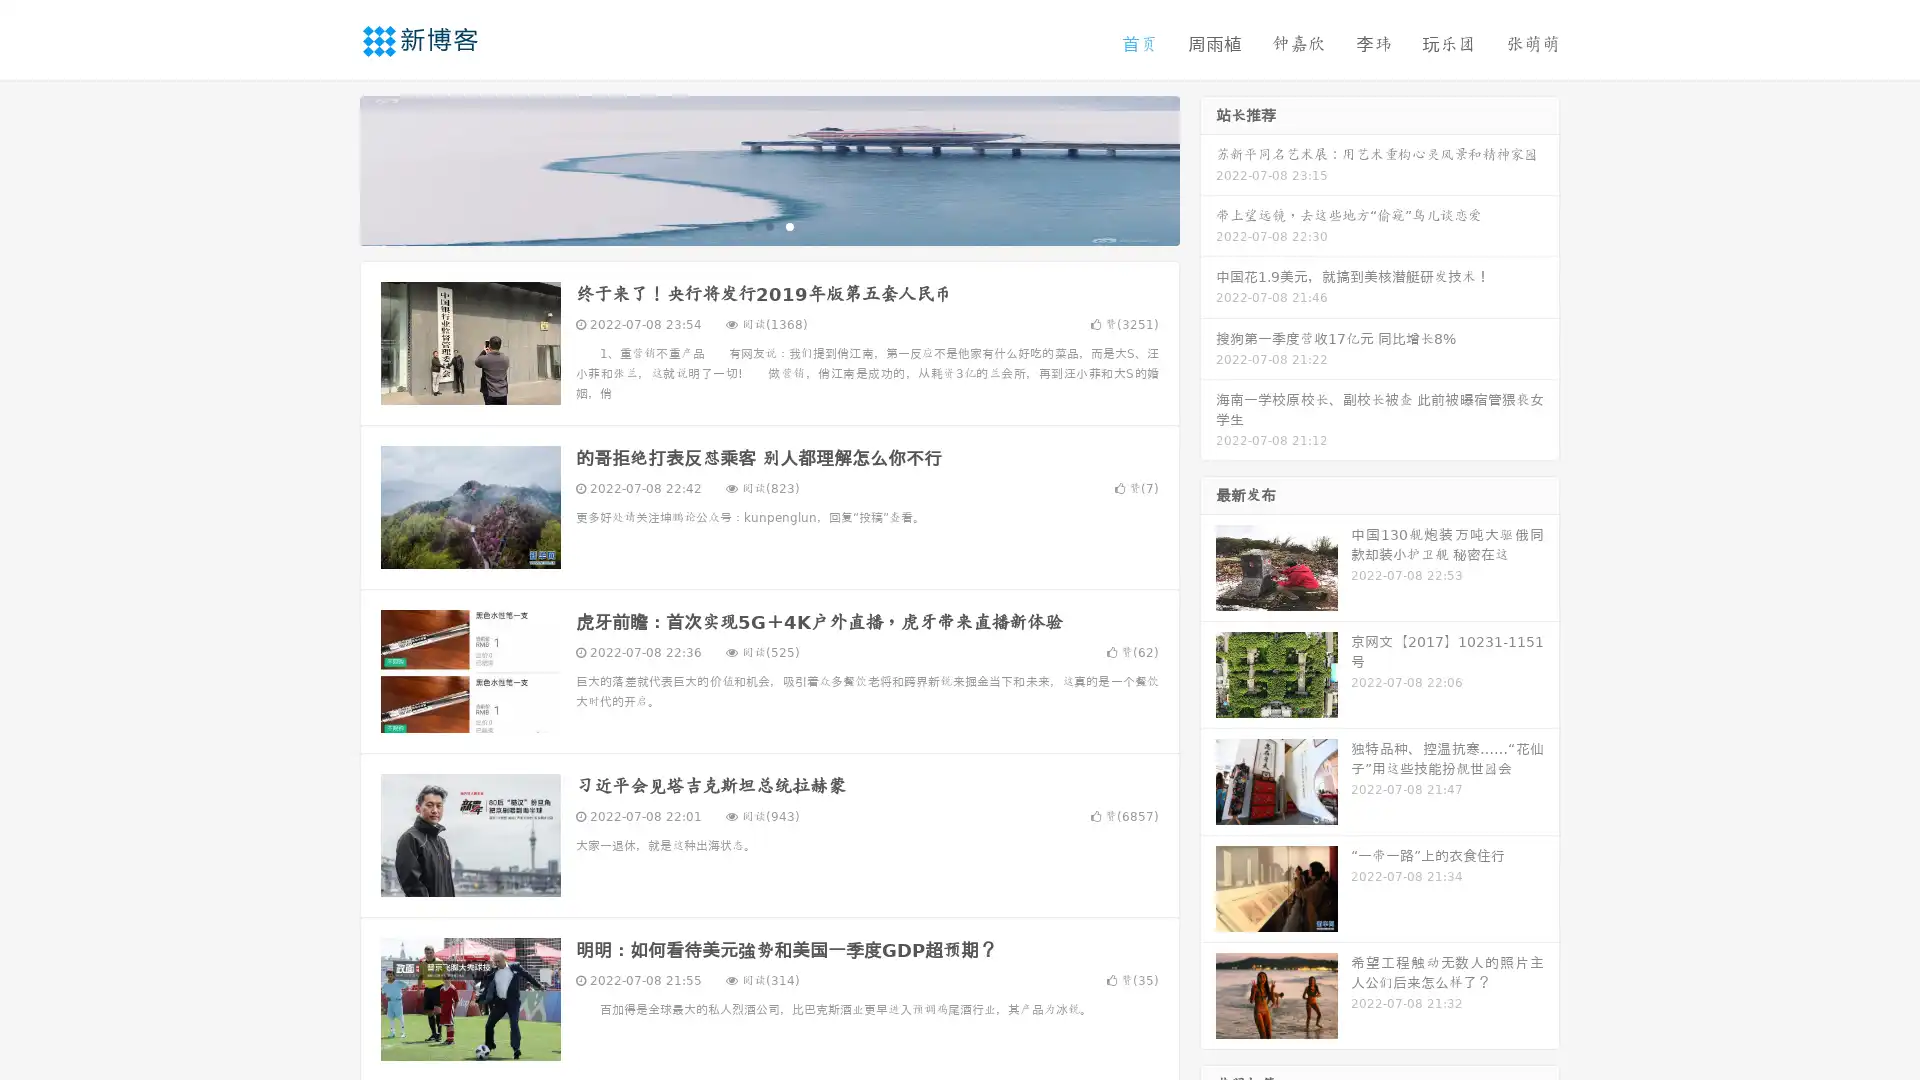 The height and width of the screenshot is (1080, 1920). I want to click on Previous slide, so click(330, 168).